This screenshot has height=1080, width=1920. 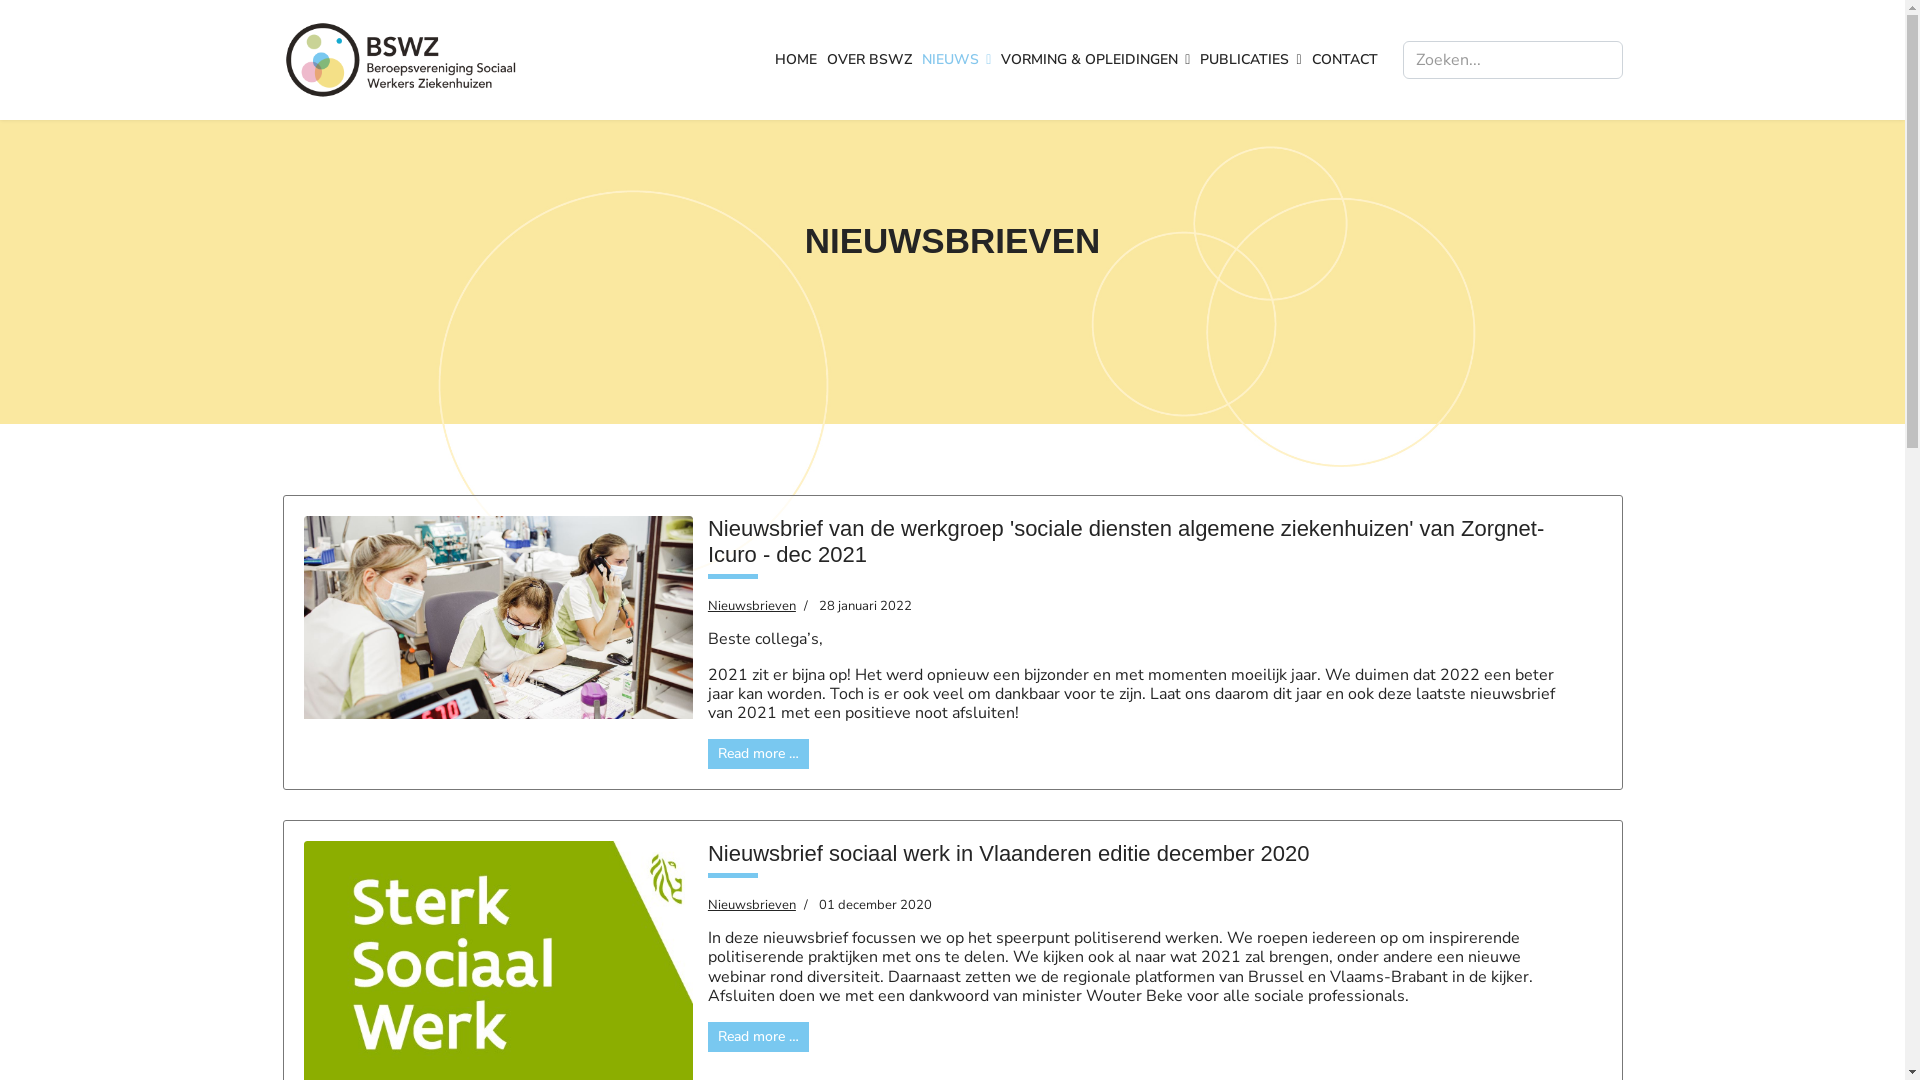 I want to click on 'Nieuwsbrieven', so click(x=751, y=905).